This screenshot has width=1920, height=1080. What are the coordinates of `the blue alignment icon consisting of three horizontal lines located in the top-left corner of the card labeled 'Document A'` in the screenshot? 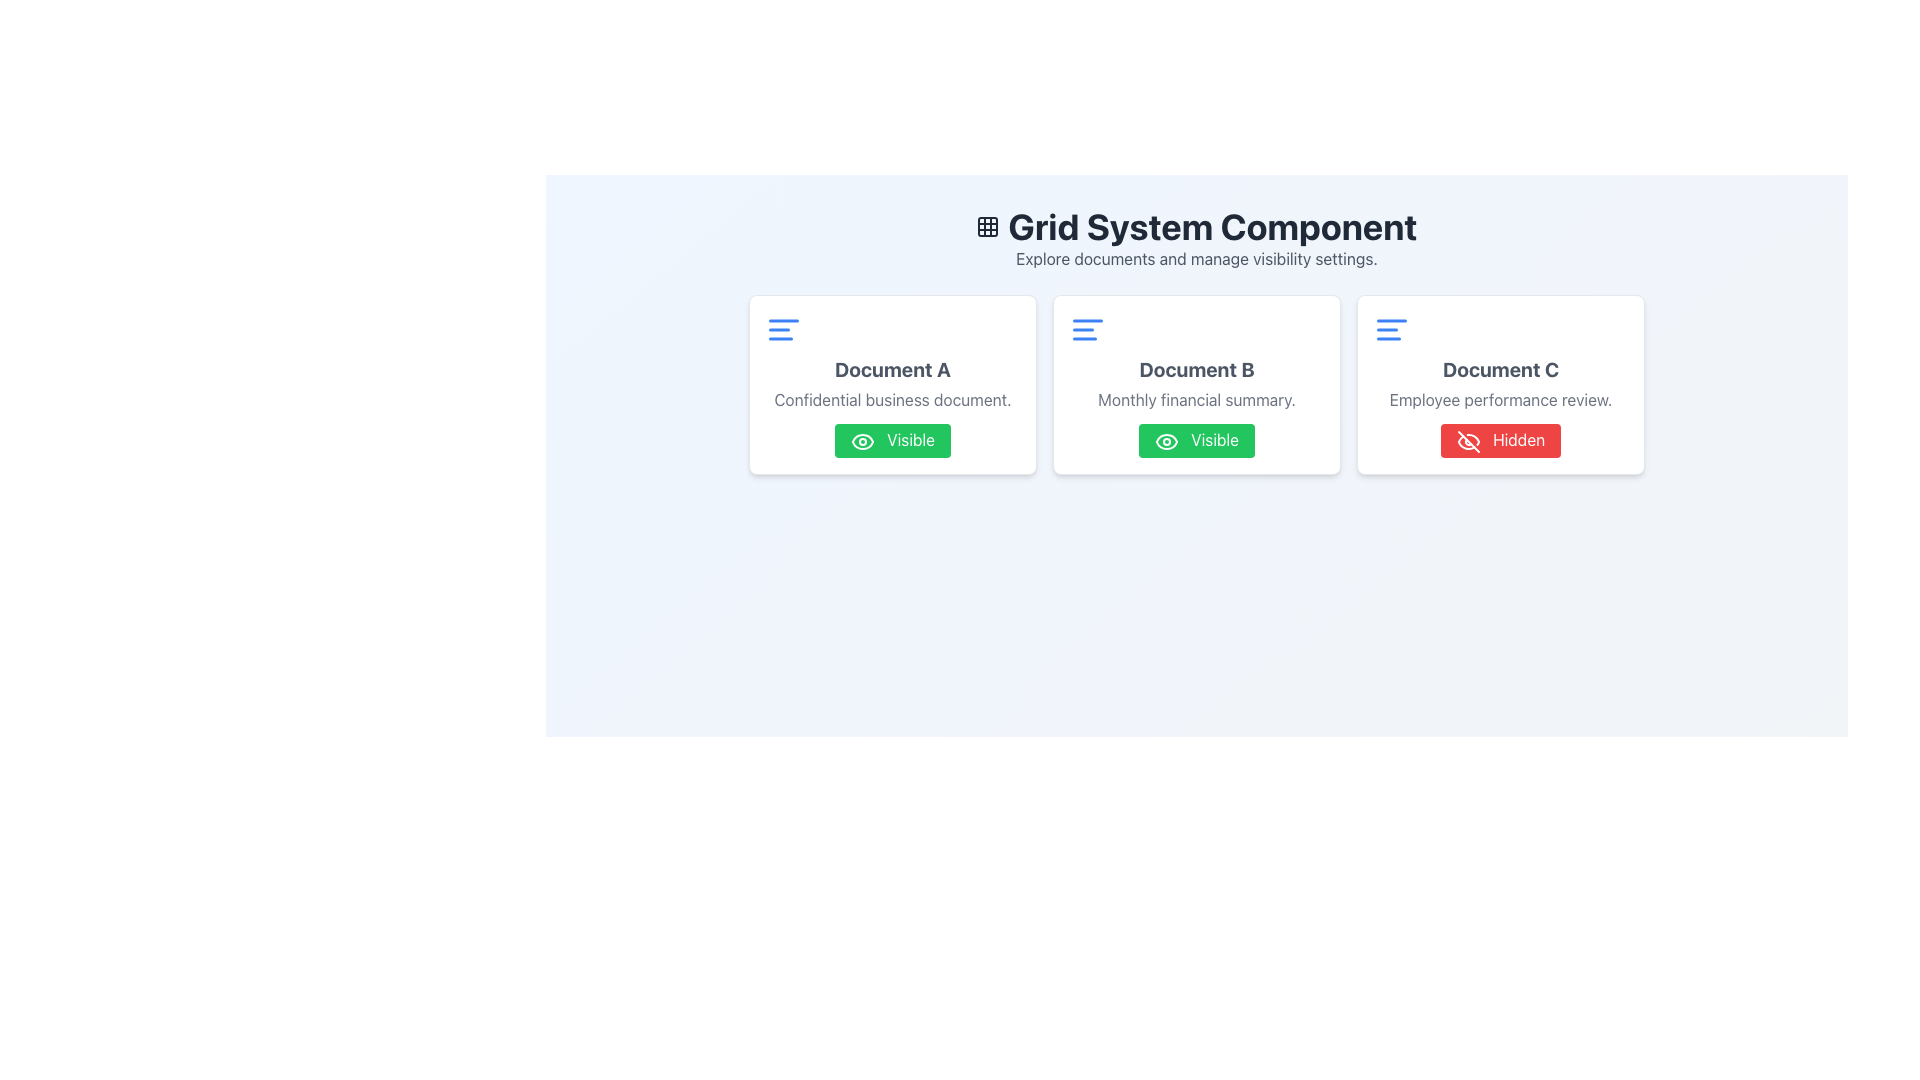 It's located at (782, 329).